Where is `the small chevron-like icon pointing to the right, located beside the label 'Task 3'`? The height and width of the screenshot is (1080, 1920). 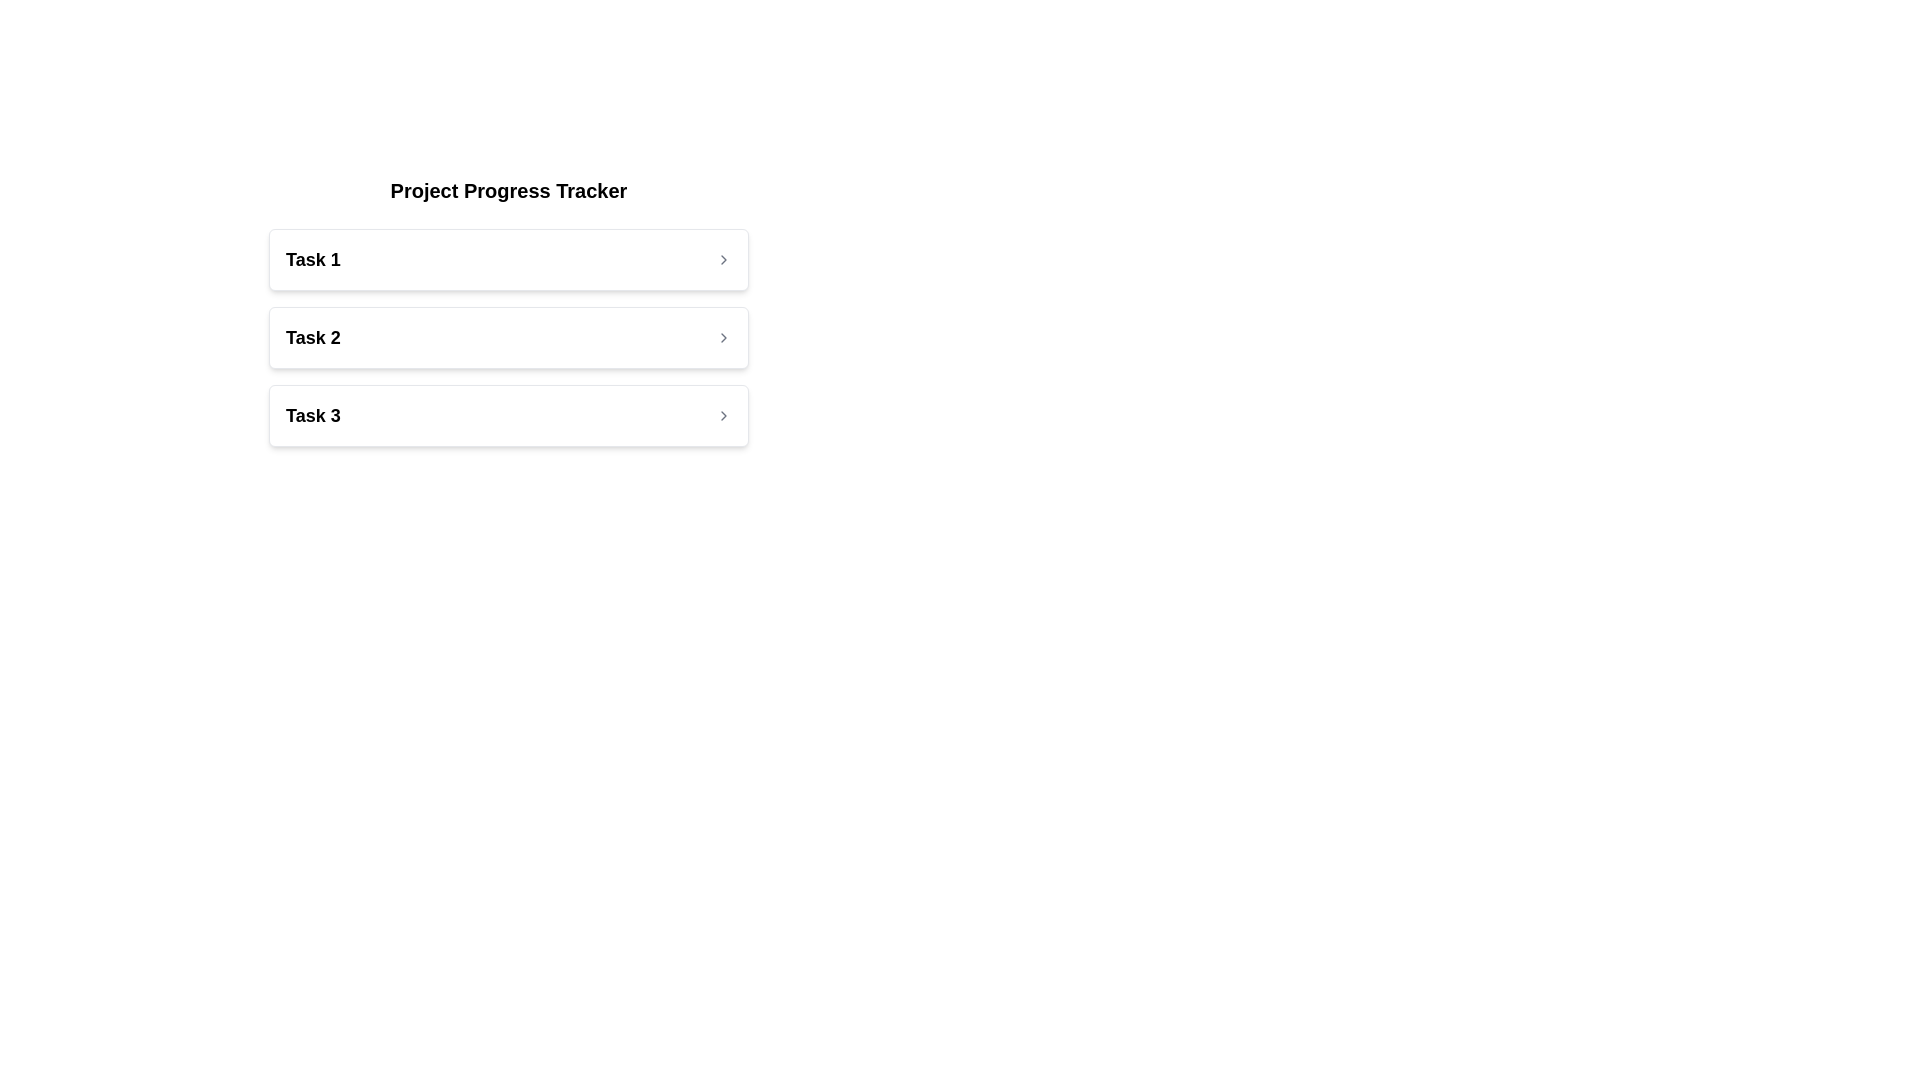 the small chevron-like icon pointing to the right, located beside the label 'Task 3' is located at coordinates (723, 415).